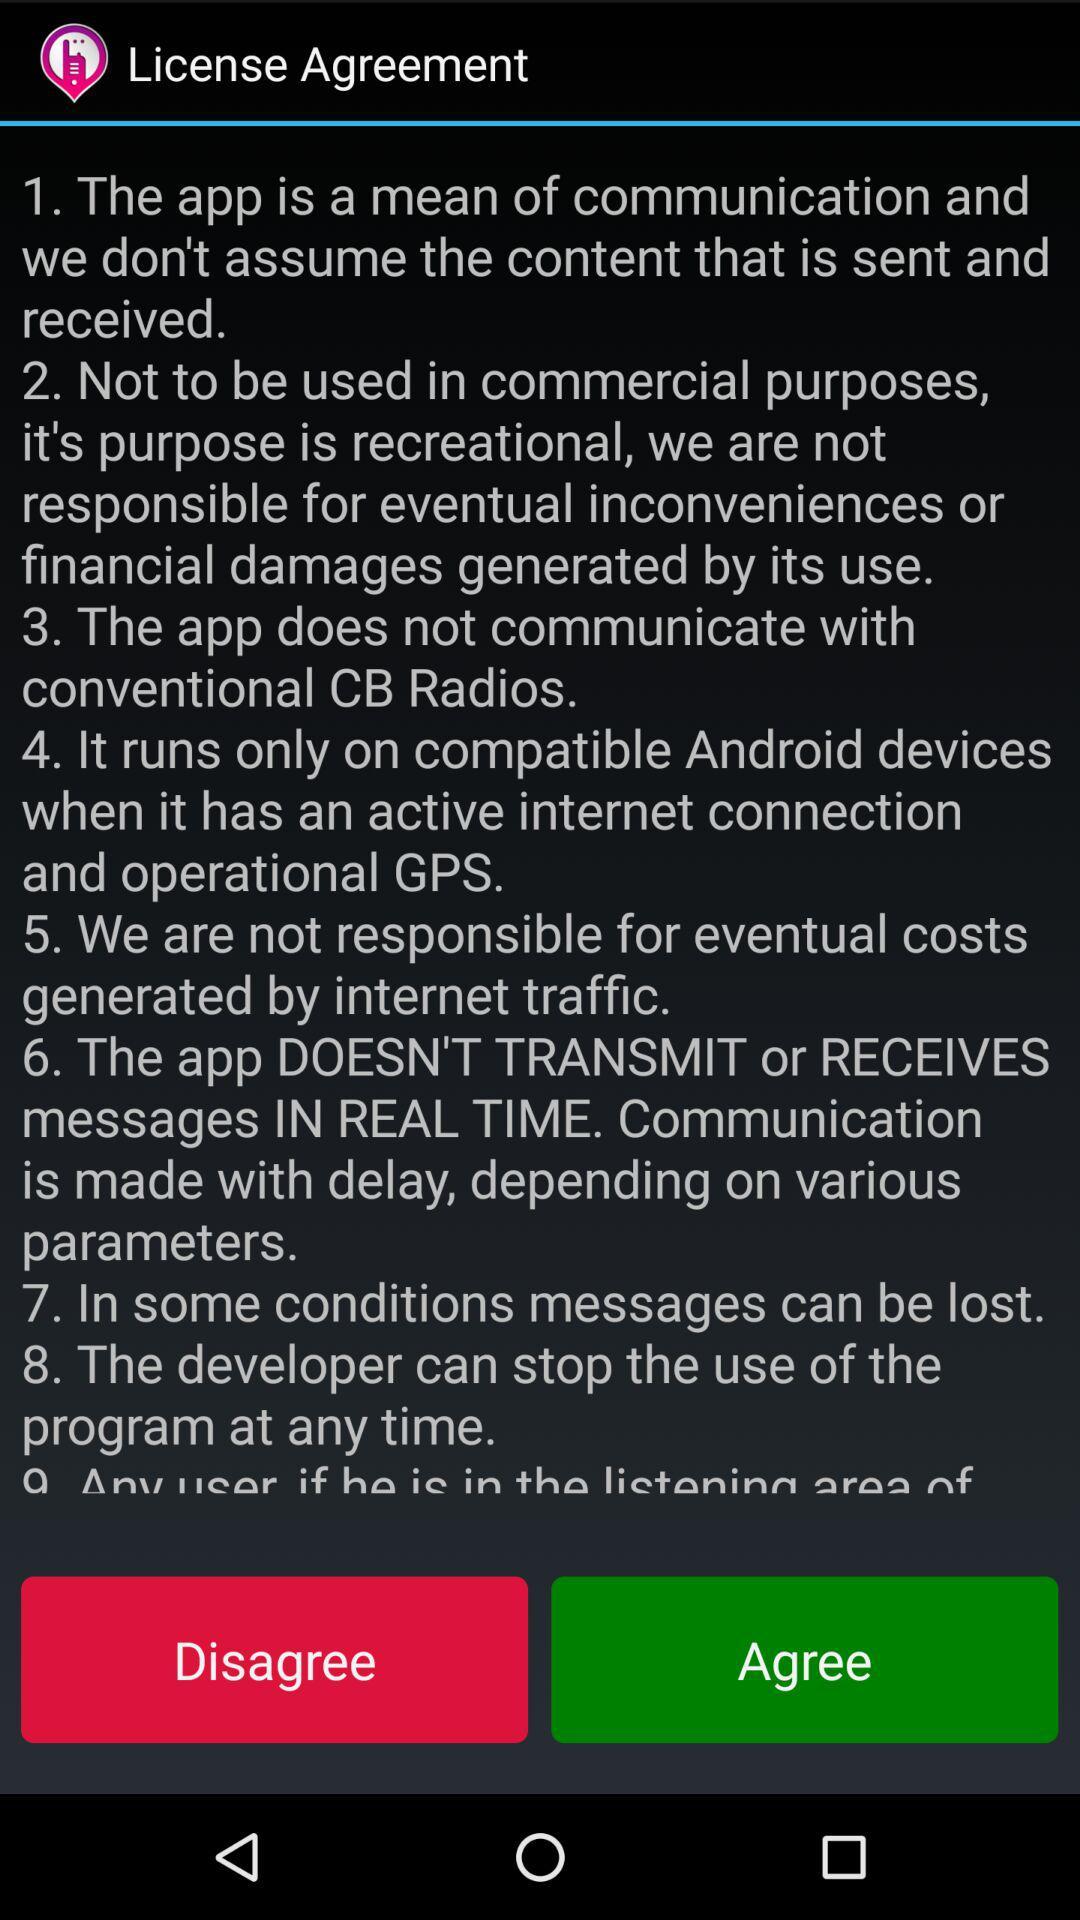 The image size is (1080, 1920). What do you see at coordinates (274, 1659) in the screenshot?
I see `icon to the left of agree button` at bounding box center [274, 1659].